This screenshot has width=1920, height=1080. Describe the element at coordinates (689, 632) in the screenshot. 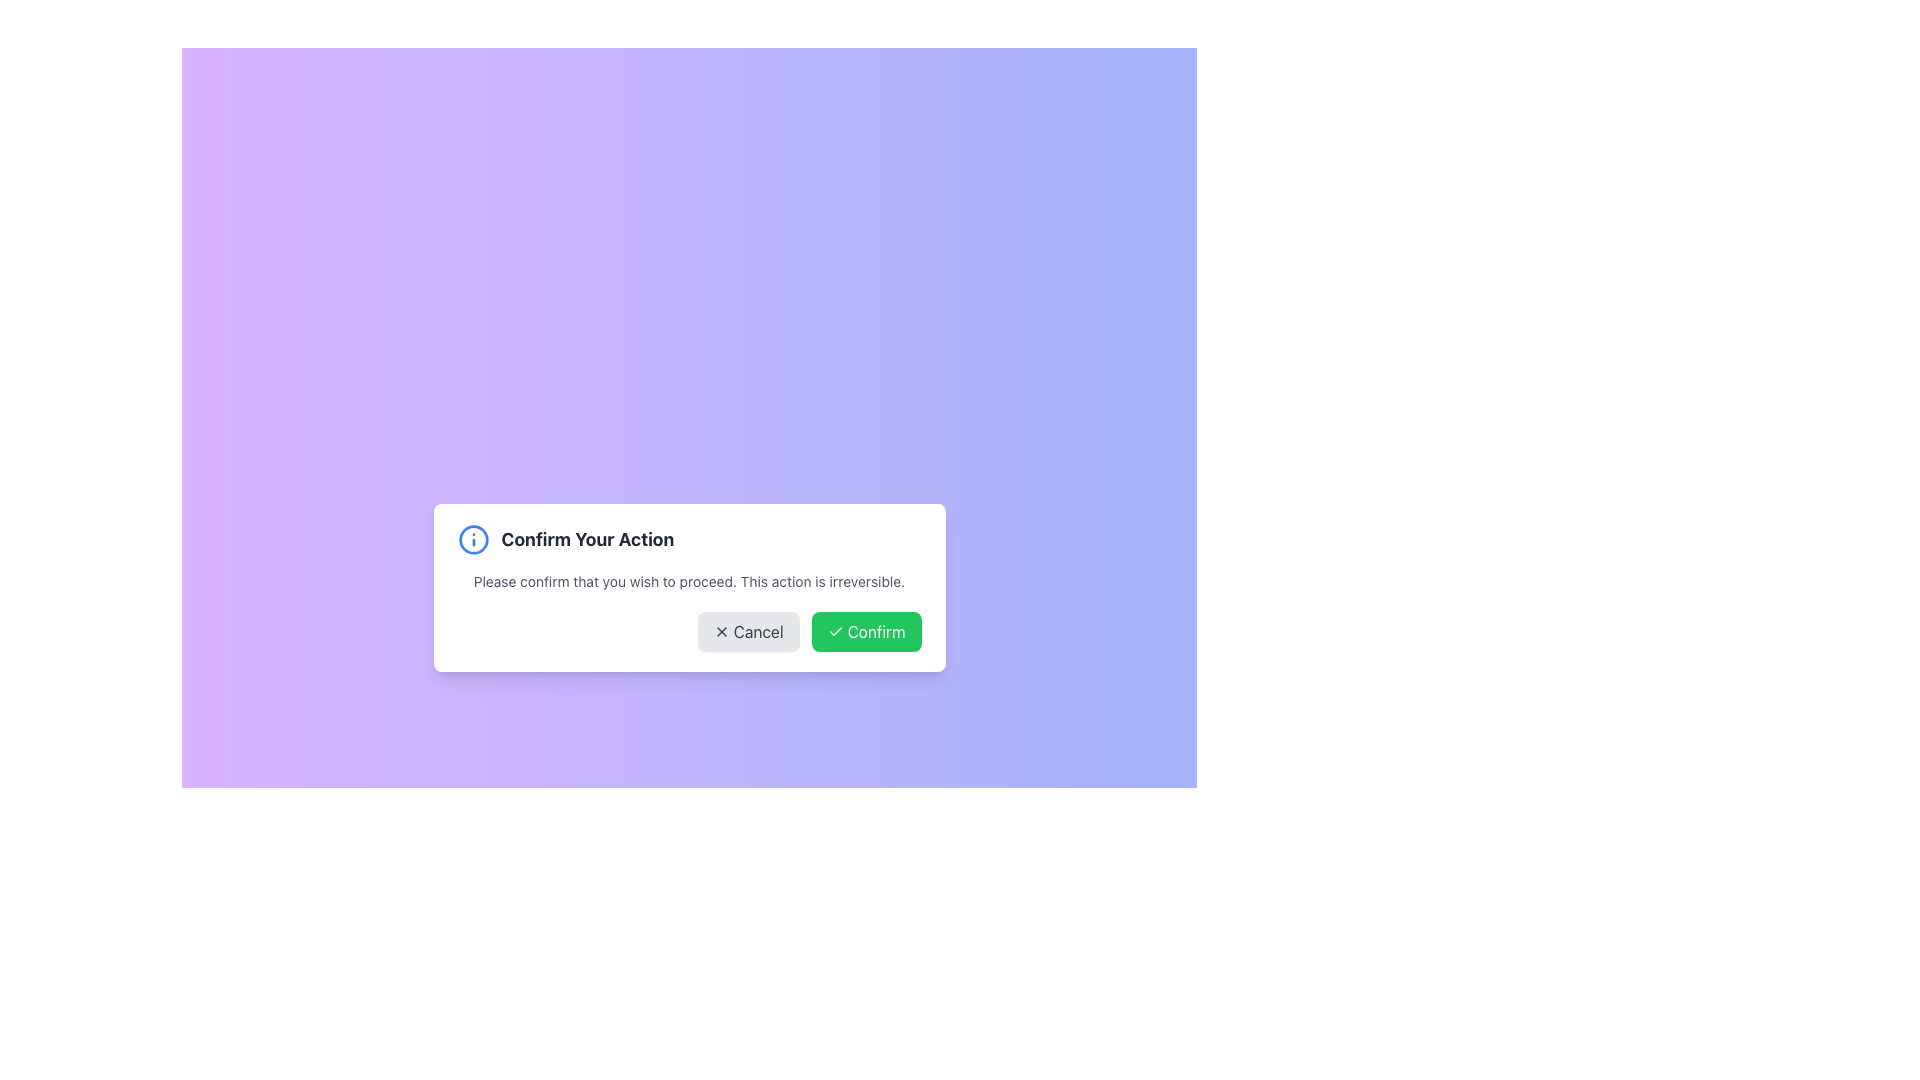

I see `the 'Cancel' button in the Button Group at the bottom center of the modal` at that location.